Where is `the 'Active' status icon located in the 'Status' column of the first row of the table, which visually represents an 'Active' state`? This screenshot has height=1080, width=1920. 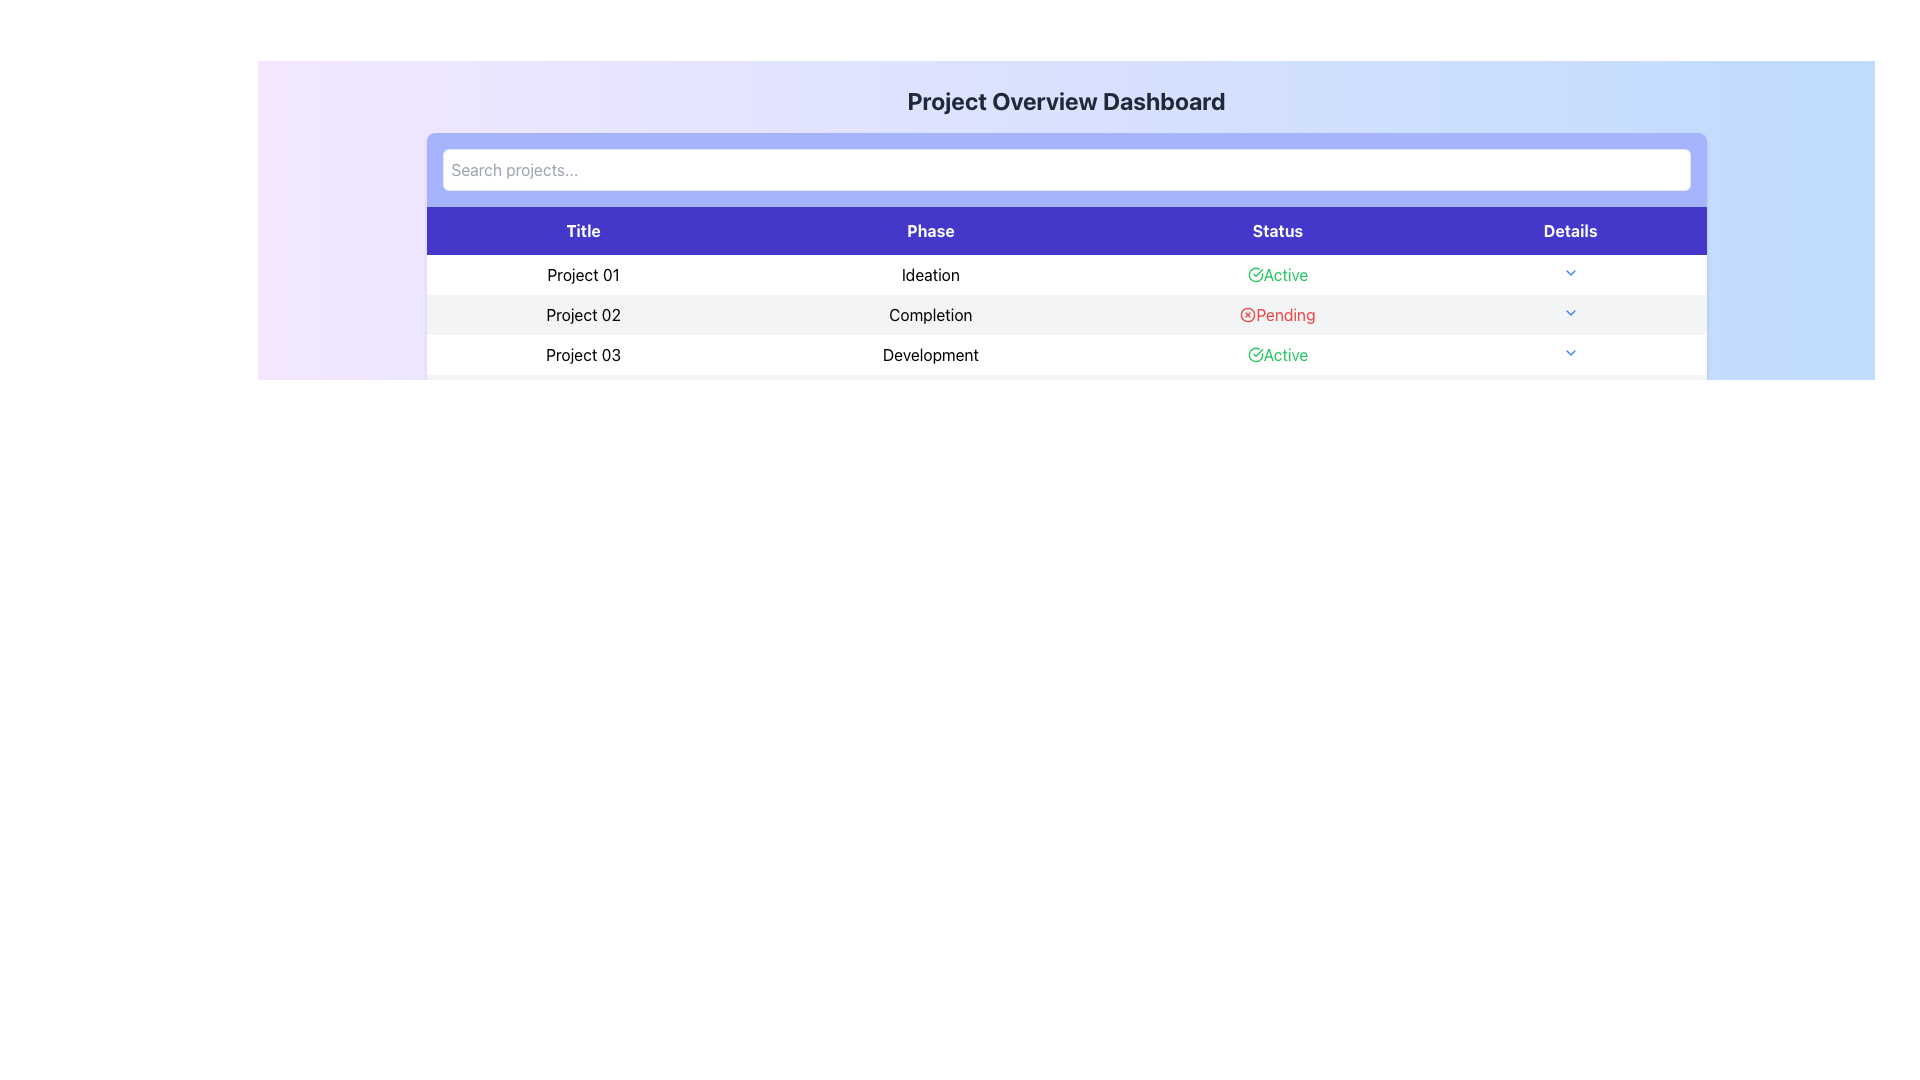
the 'Active' status icon located in the 'Status' column of the first row of the table, which visually represents an 'Active' state is located at coordinates (1254, 274).